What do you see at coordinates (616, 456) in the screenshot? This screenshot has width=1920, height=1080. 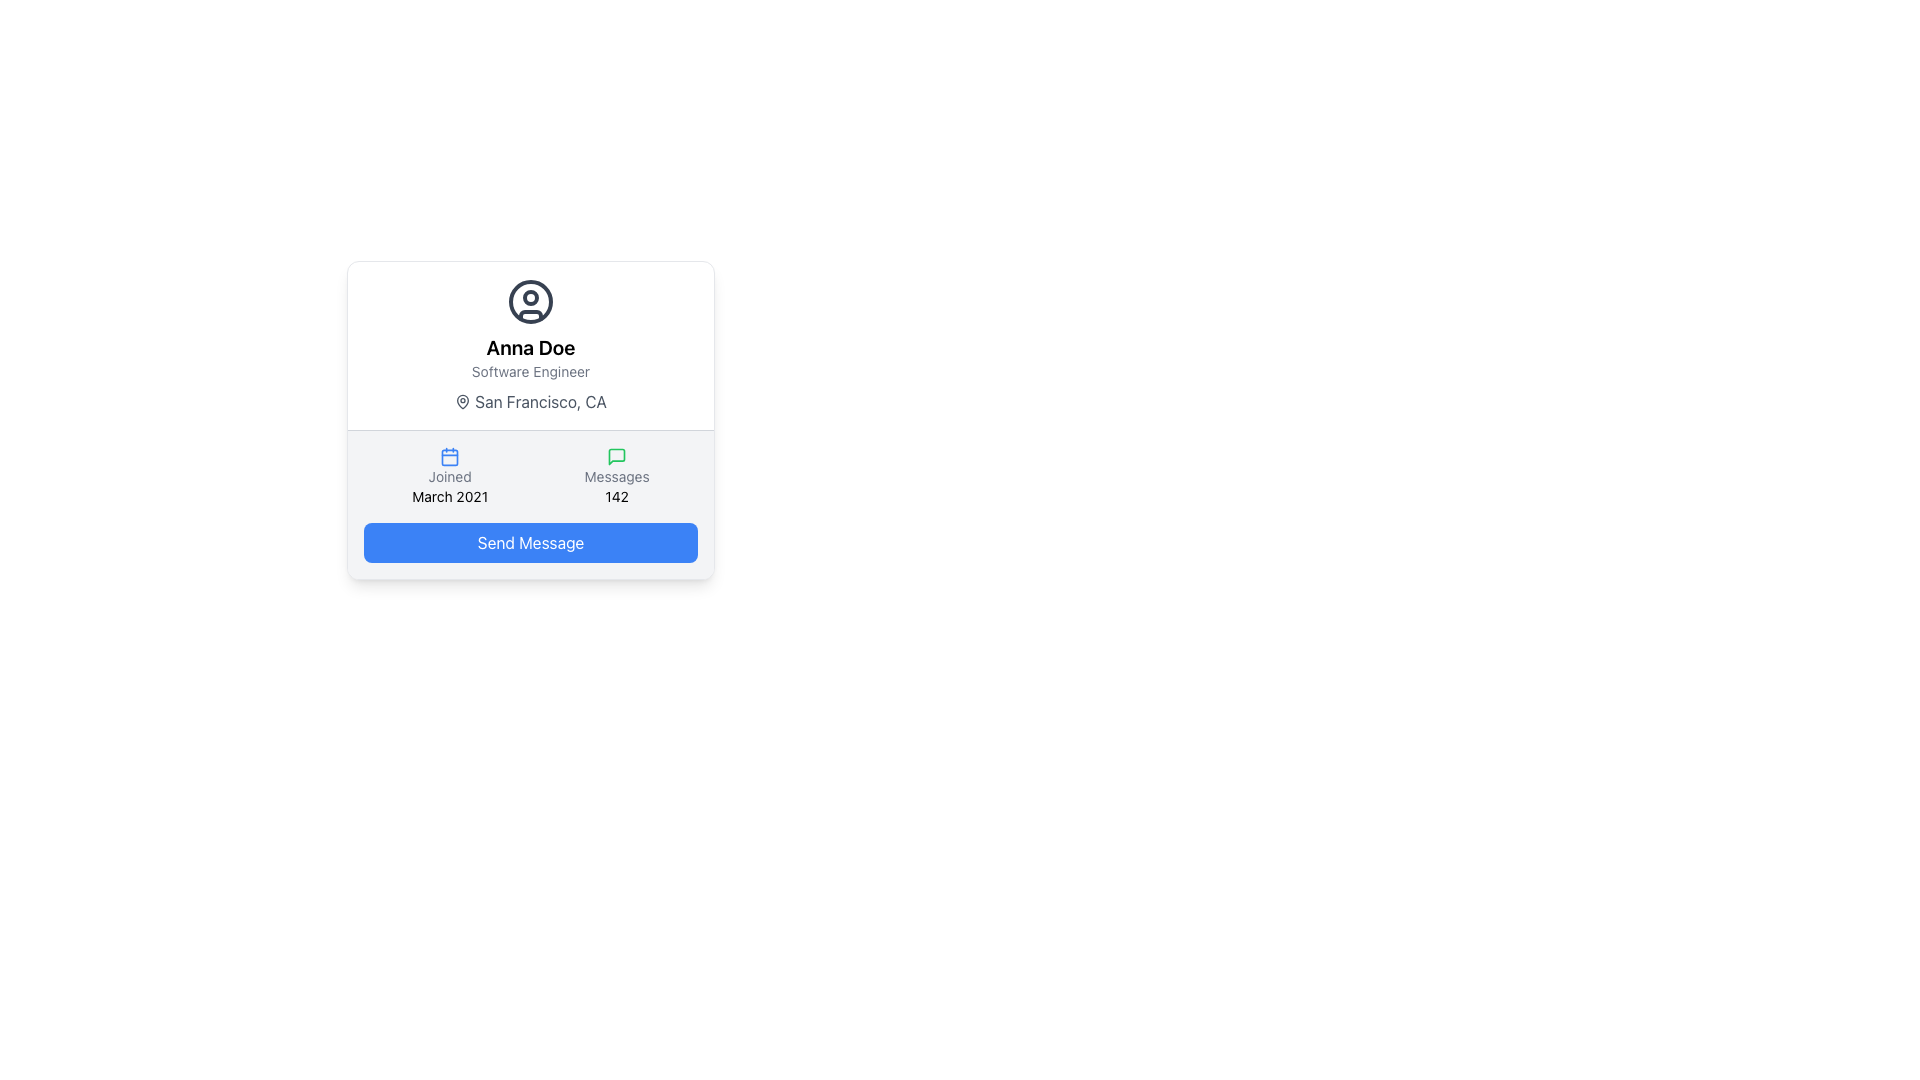 I see `the messaging icon located on the right side of the section at the bottom of the card-like layout, near the 'Messages' label` at bounding box center [616, 456].